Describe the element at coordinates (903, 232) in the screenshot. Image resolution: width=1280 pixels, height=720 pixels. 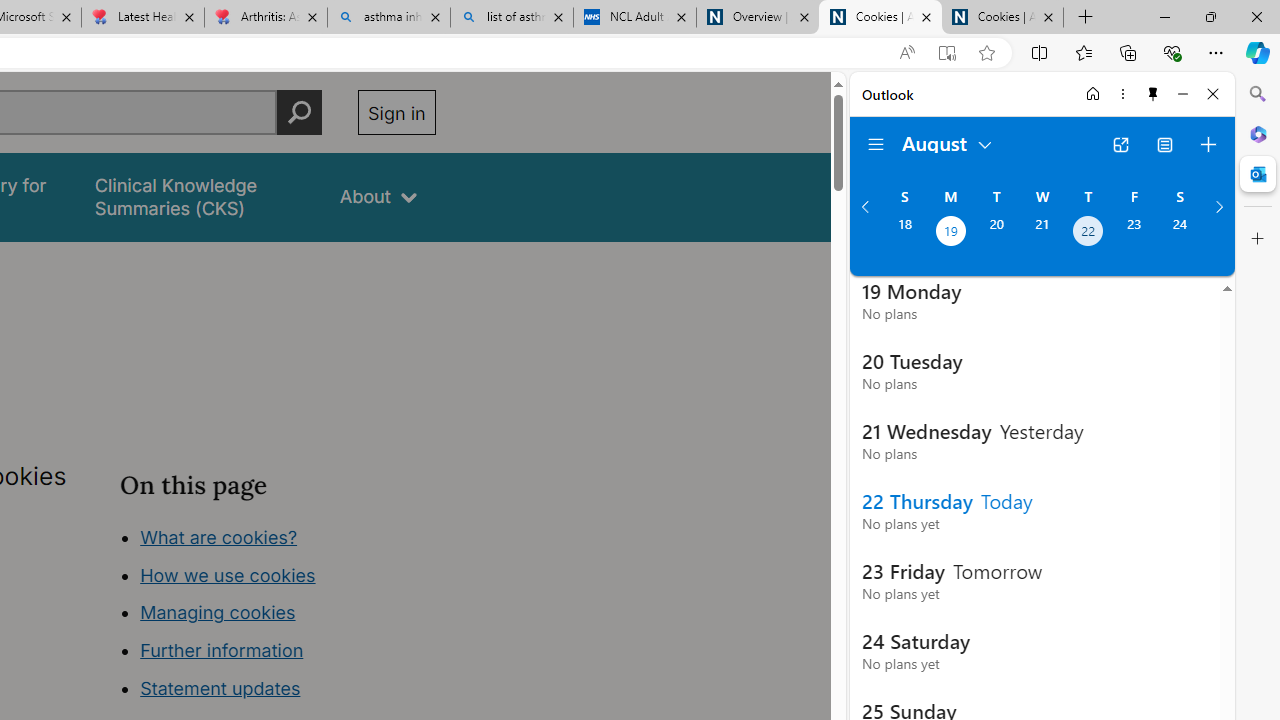
I see `'Sunday, August 18, 2024. '` at that location.